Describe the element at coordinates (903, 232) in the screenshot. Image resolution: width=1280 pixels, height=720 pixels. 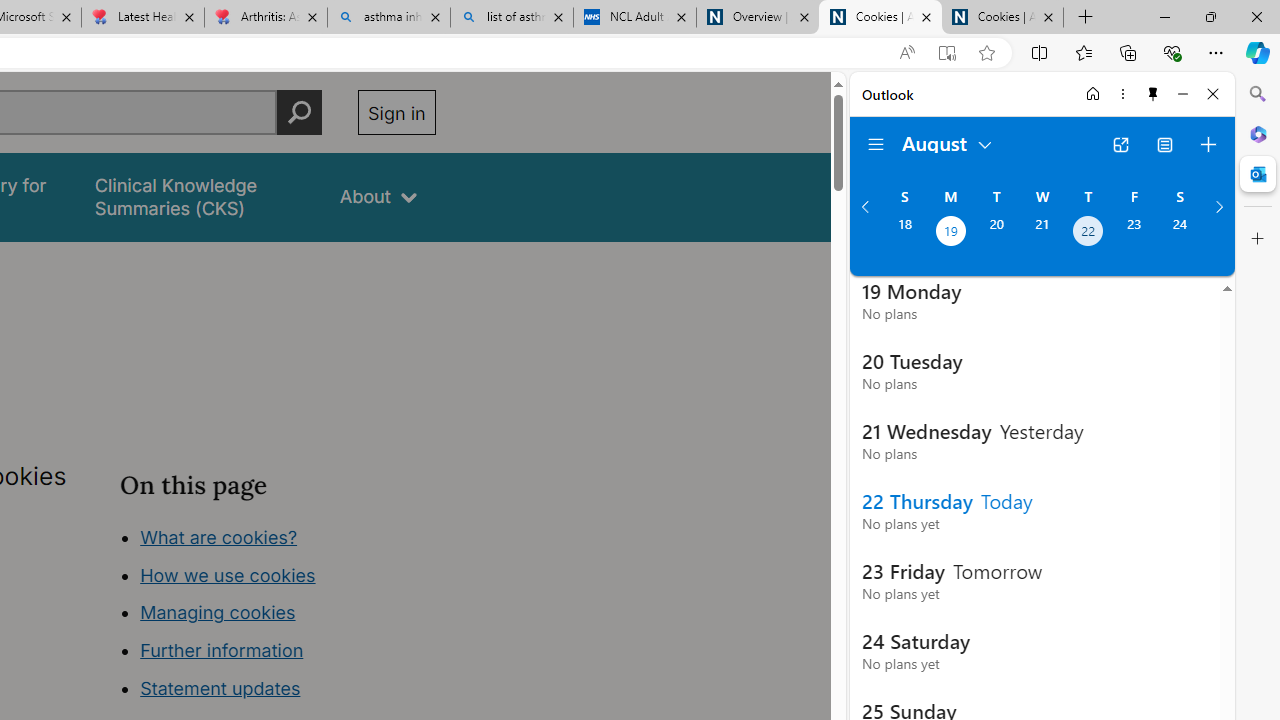
I see `'Sunday, August 18, 2024. '` at that location.